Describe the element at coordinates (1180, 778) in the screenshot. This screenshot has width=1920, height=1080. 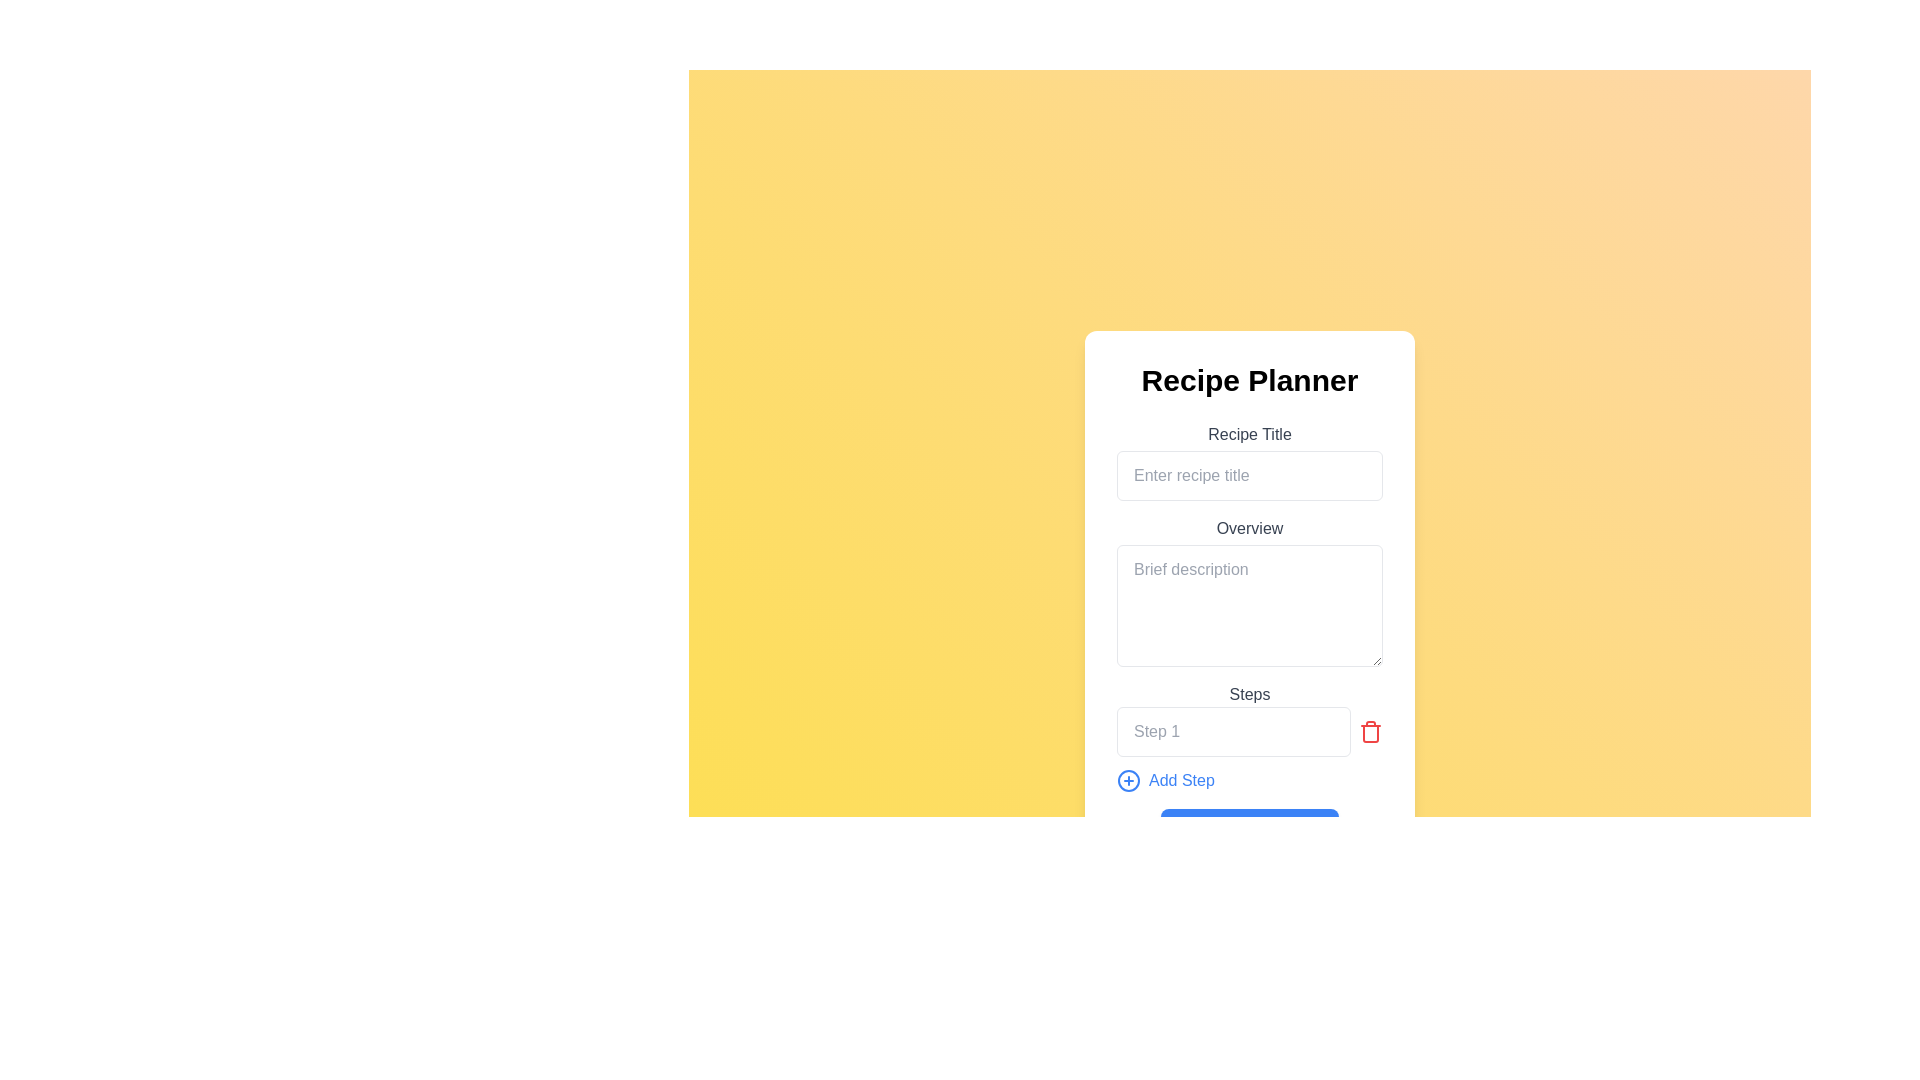
I see `the 'Add Step' text element, which is styled in blue and is part of the Steps section` at that location.